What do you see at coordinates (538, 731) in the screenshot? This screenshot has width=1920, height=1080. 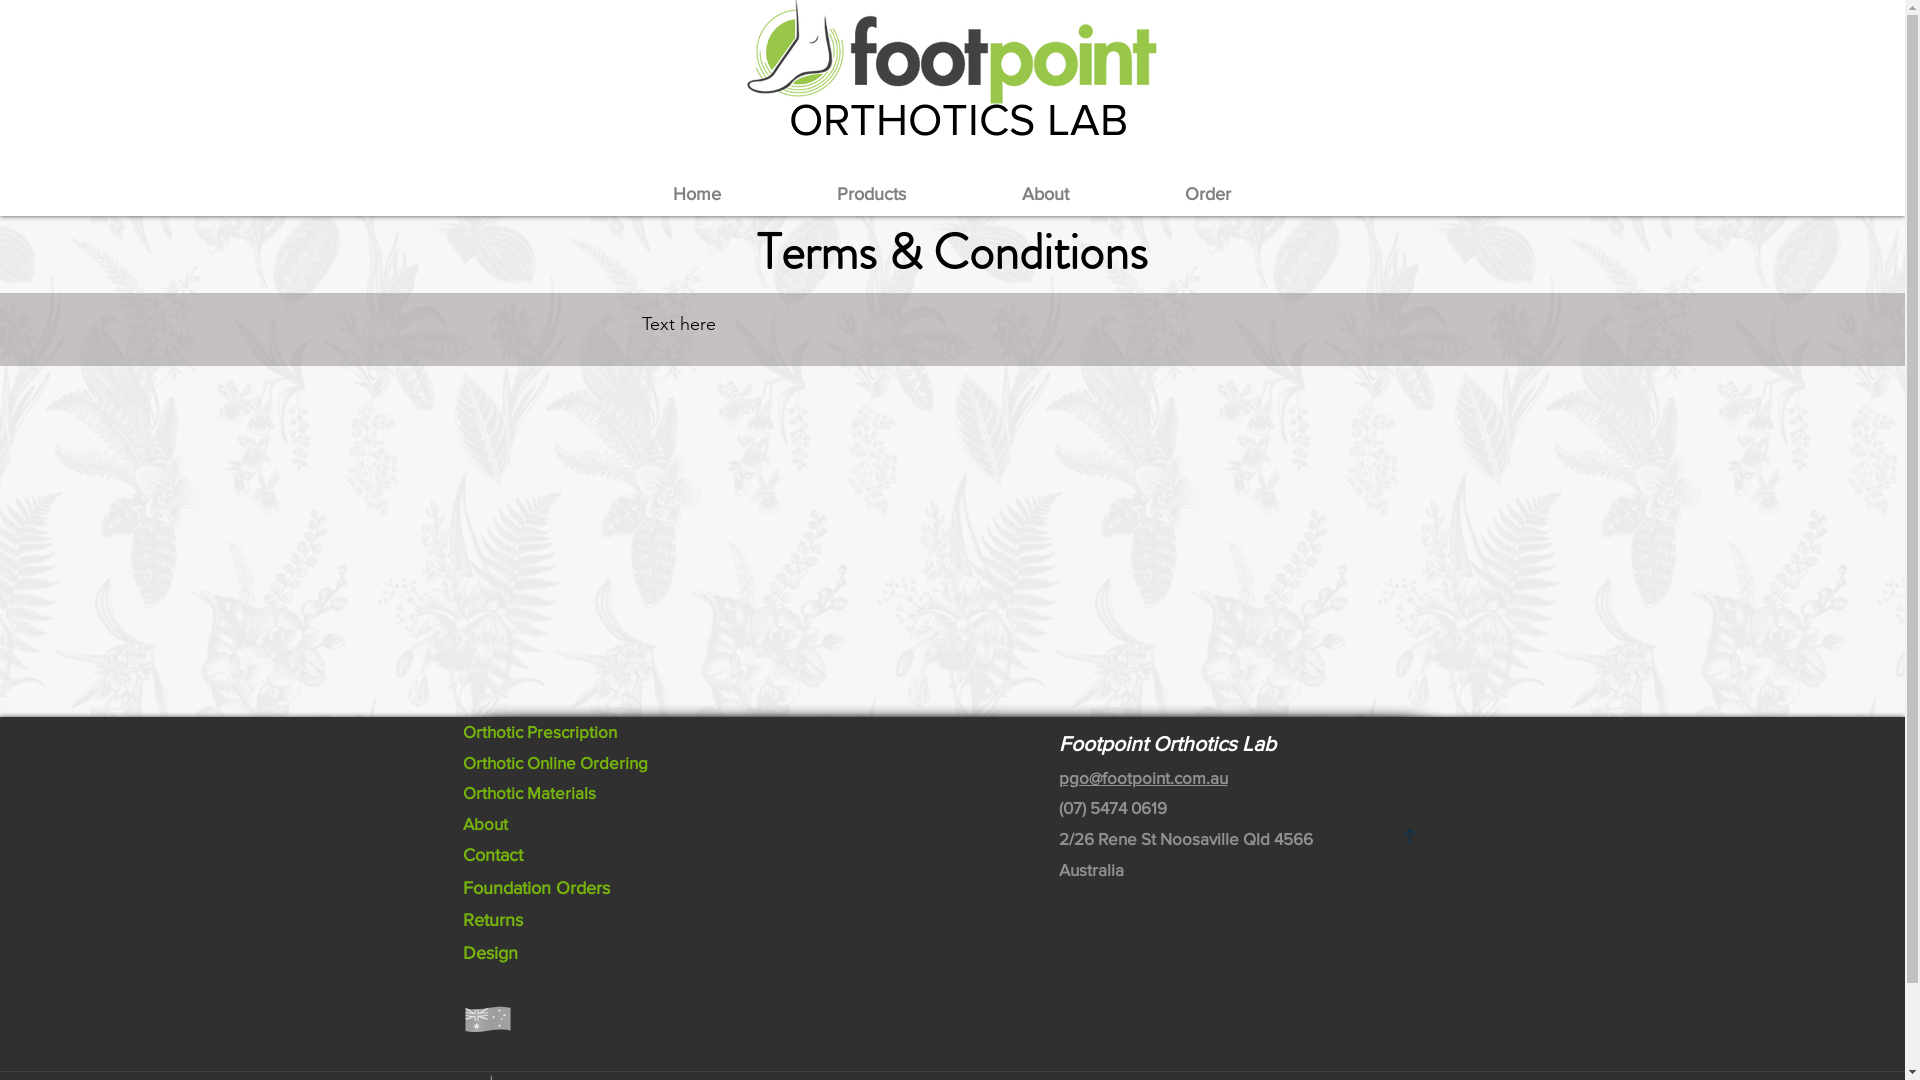 I see `'Orthotic Prescription'` at bounding box center [538, 731].